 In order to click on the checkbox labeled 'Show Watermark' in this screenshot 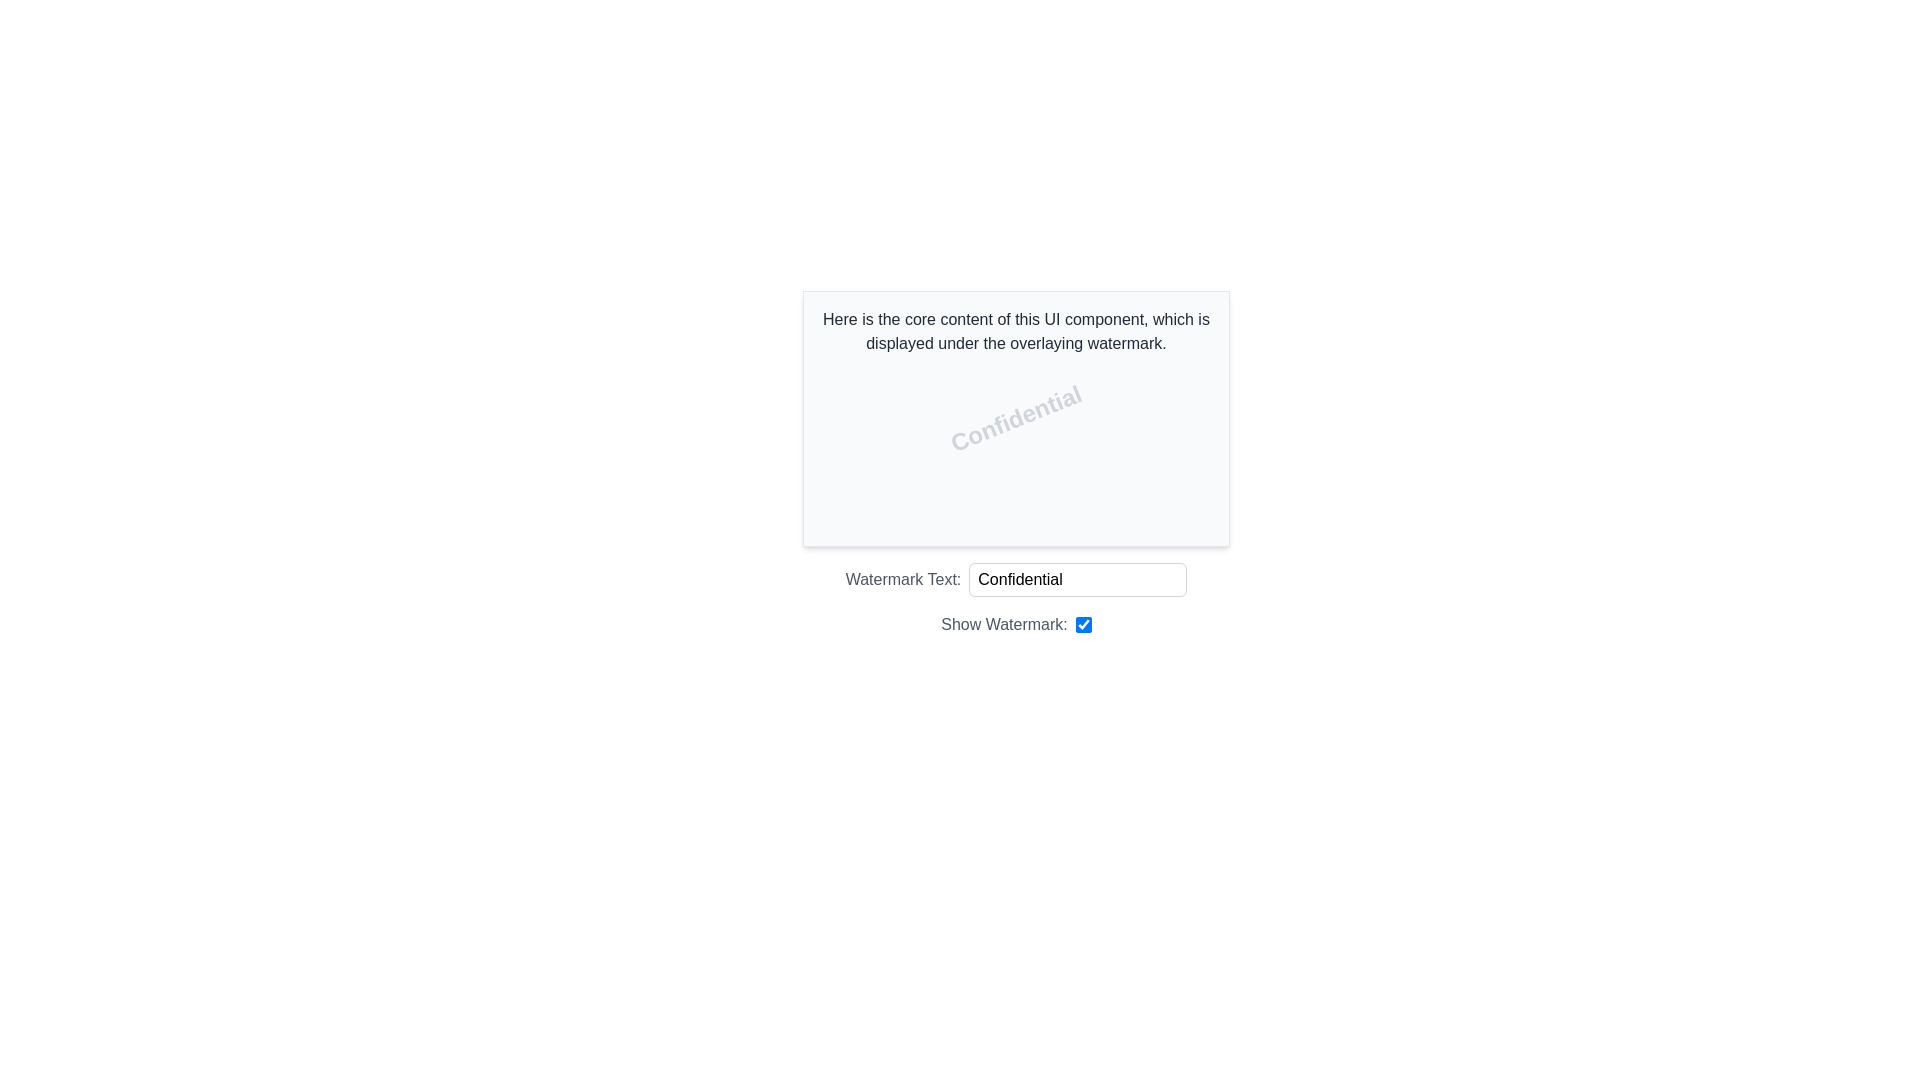, I will do `click(1082, 623)`.